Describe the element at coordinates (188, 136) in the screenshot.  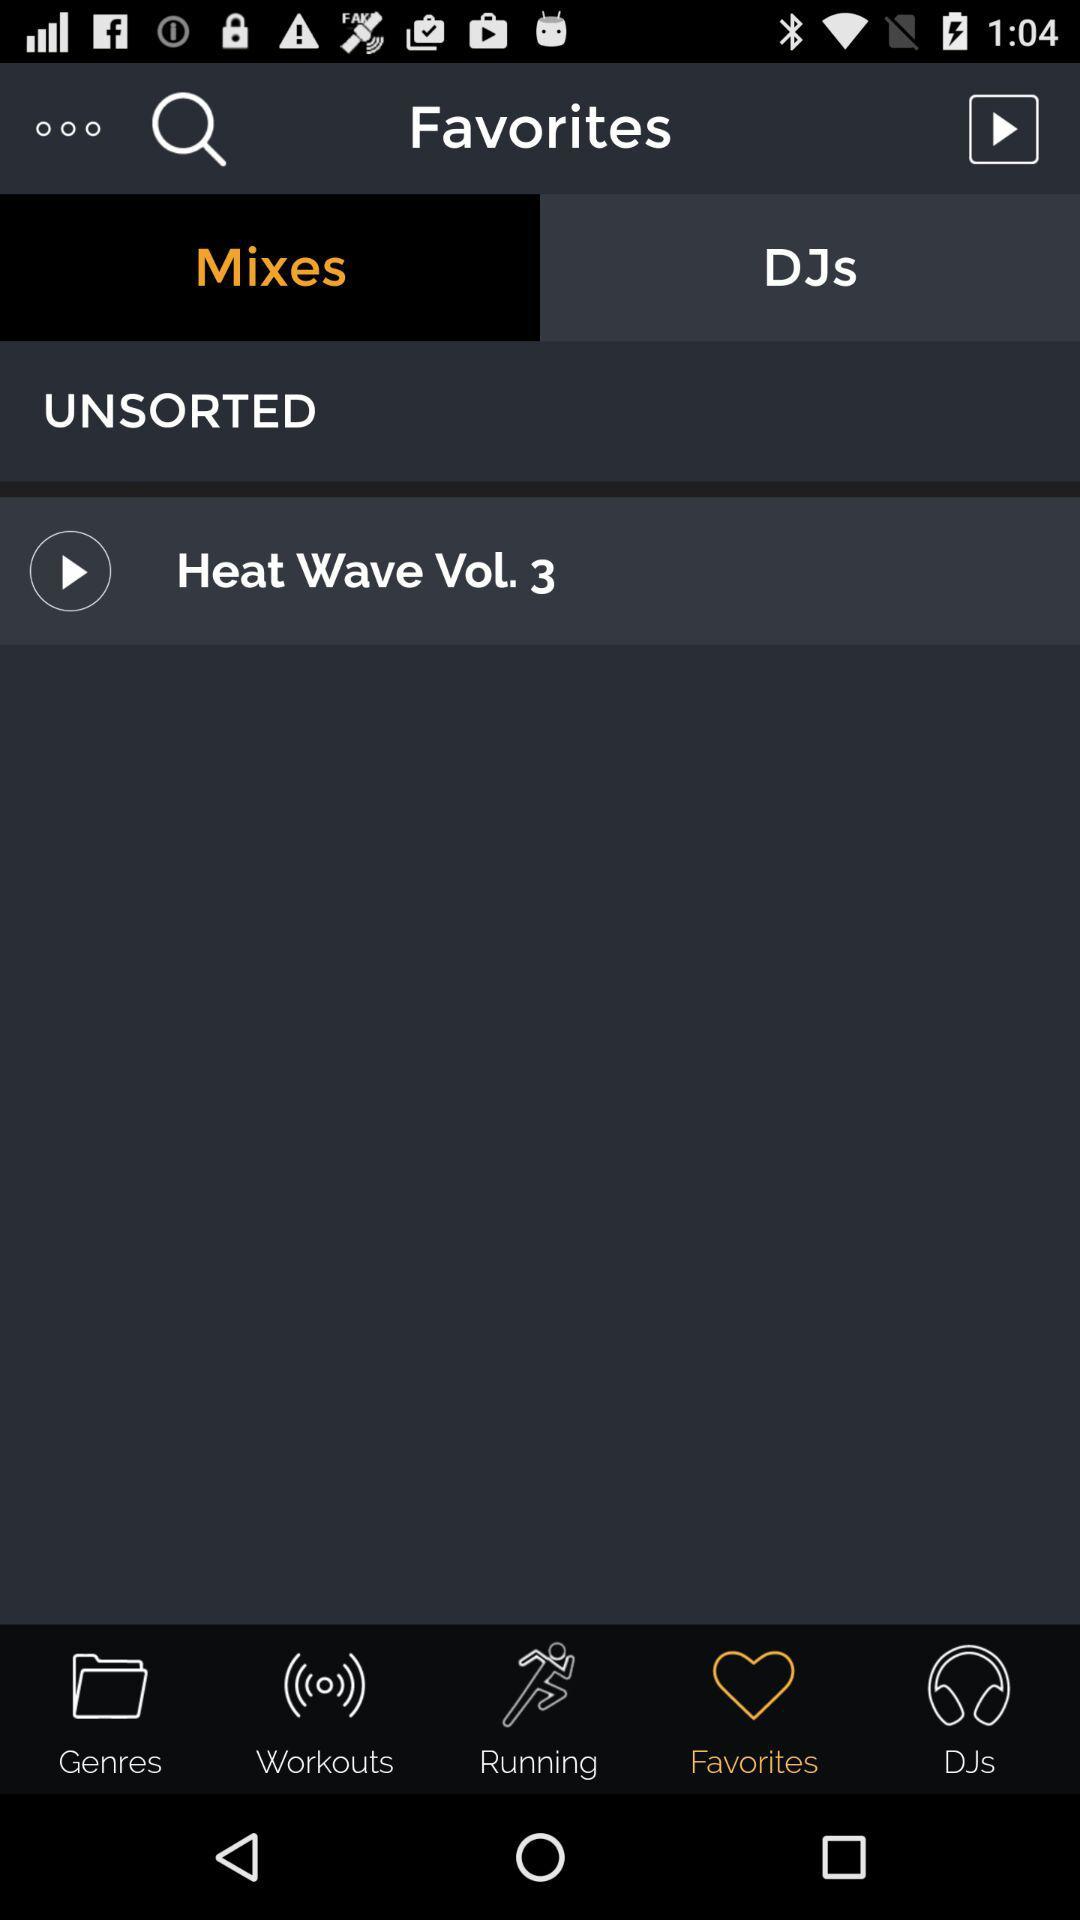
I see `the search icon` at that location.